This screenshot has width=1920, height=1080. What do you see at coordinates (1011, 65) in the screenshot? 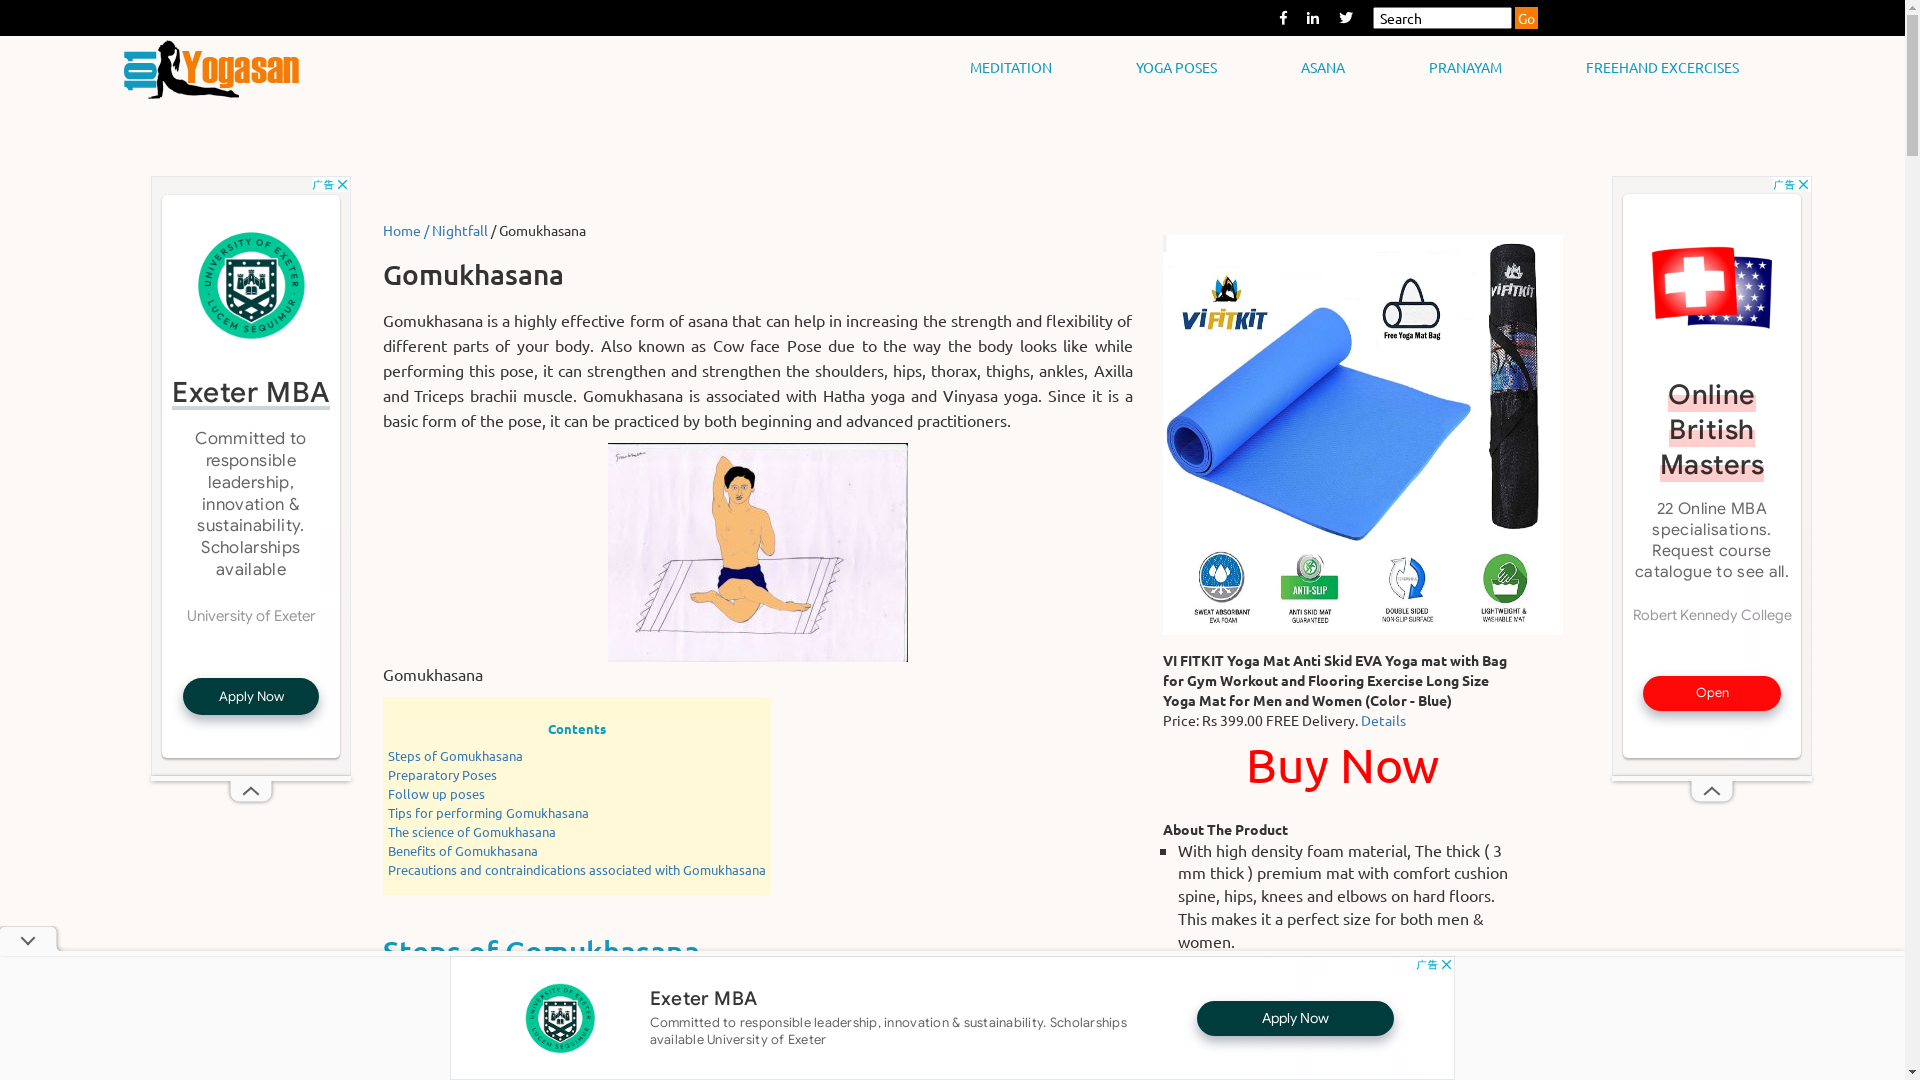
I see `'MEDITATION'` at bounding box center [1011, 65].